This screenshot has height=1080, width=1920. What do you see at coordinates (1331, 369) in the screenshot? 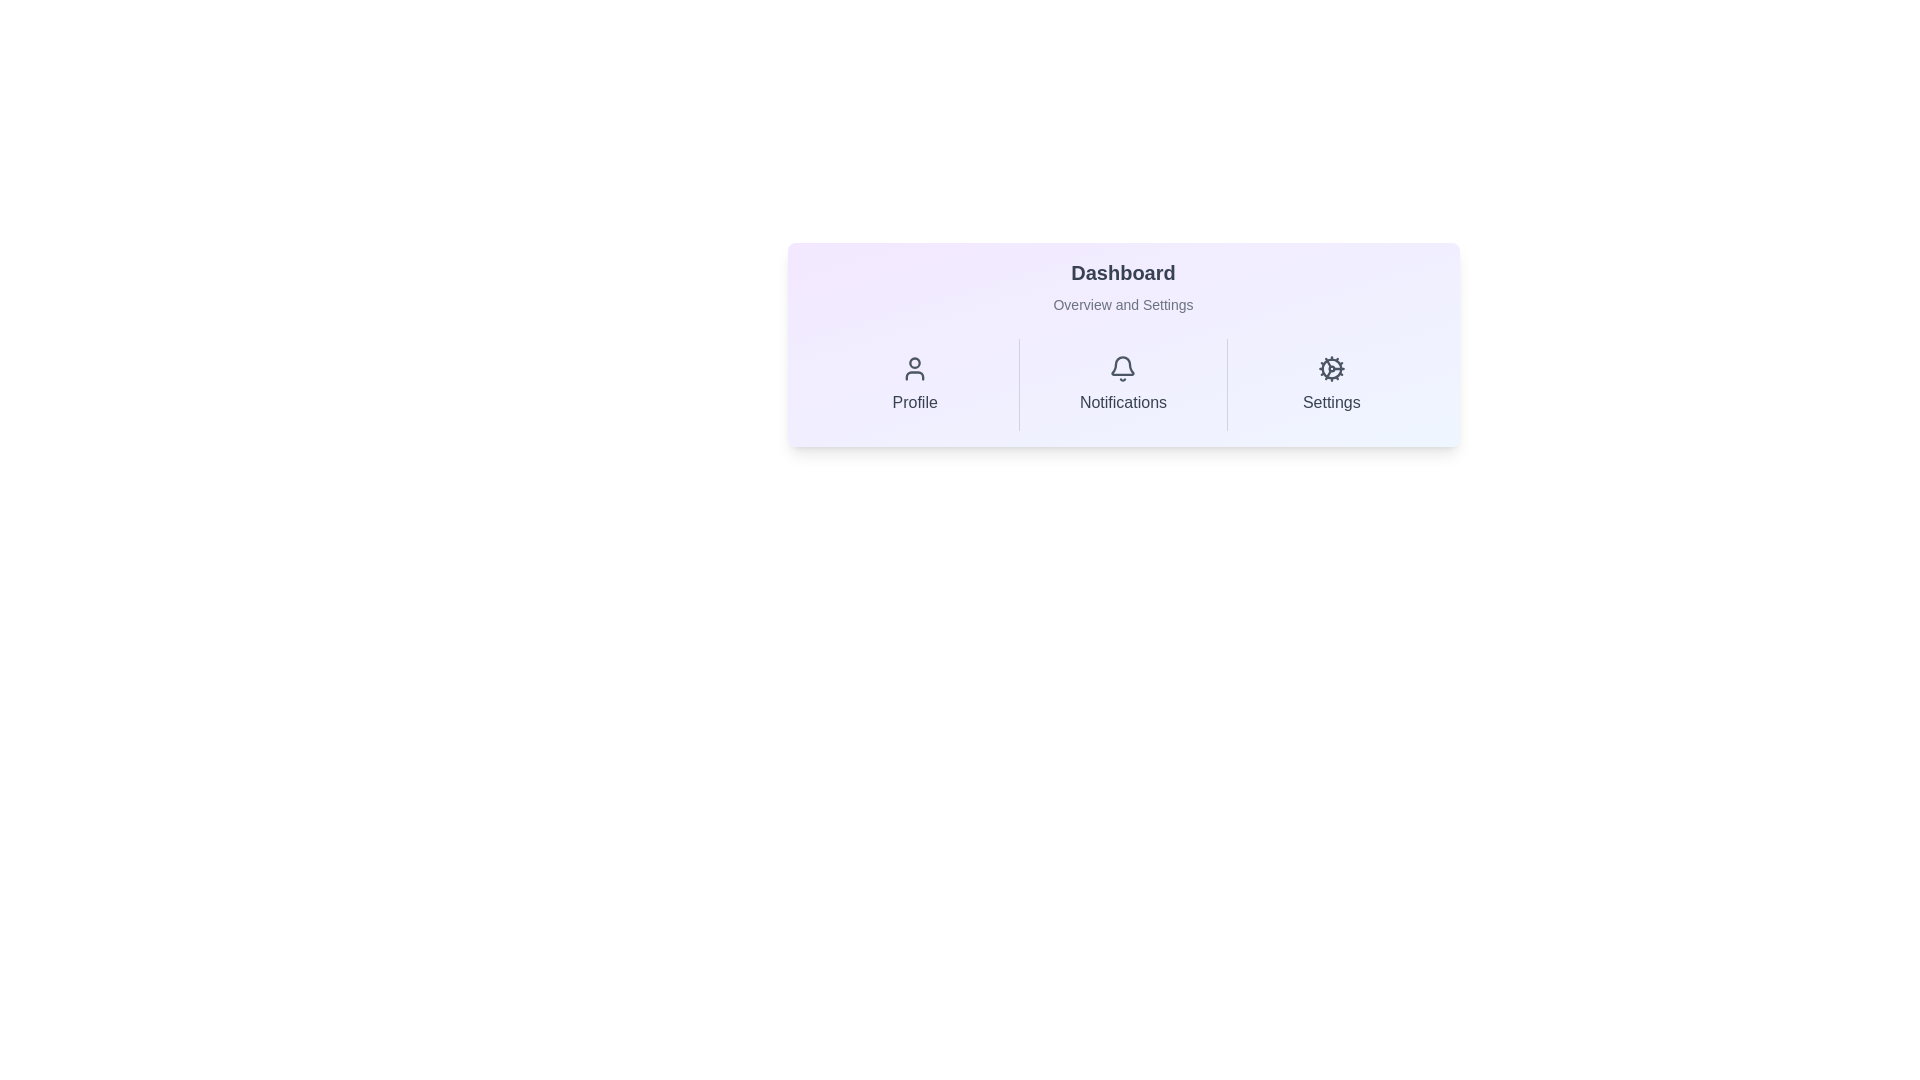
I see `the outer circle of the cogwheel icon, which represents settings, located to the far right within the interface options row` at bounding box center [1331, 369].